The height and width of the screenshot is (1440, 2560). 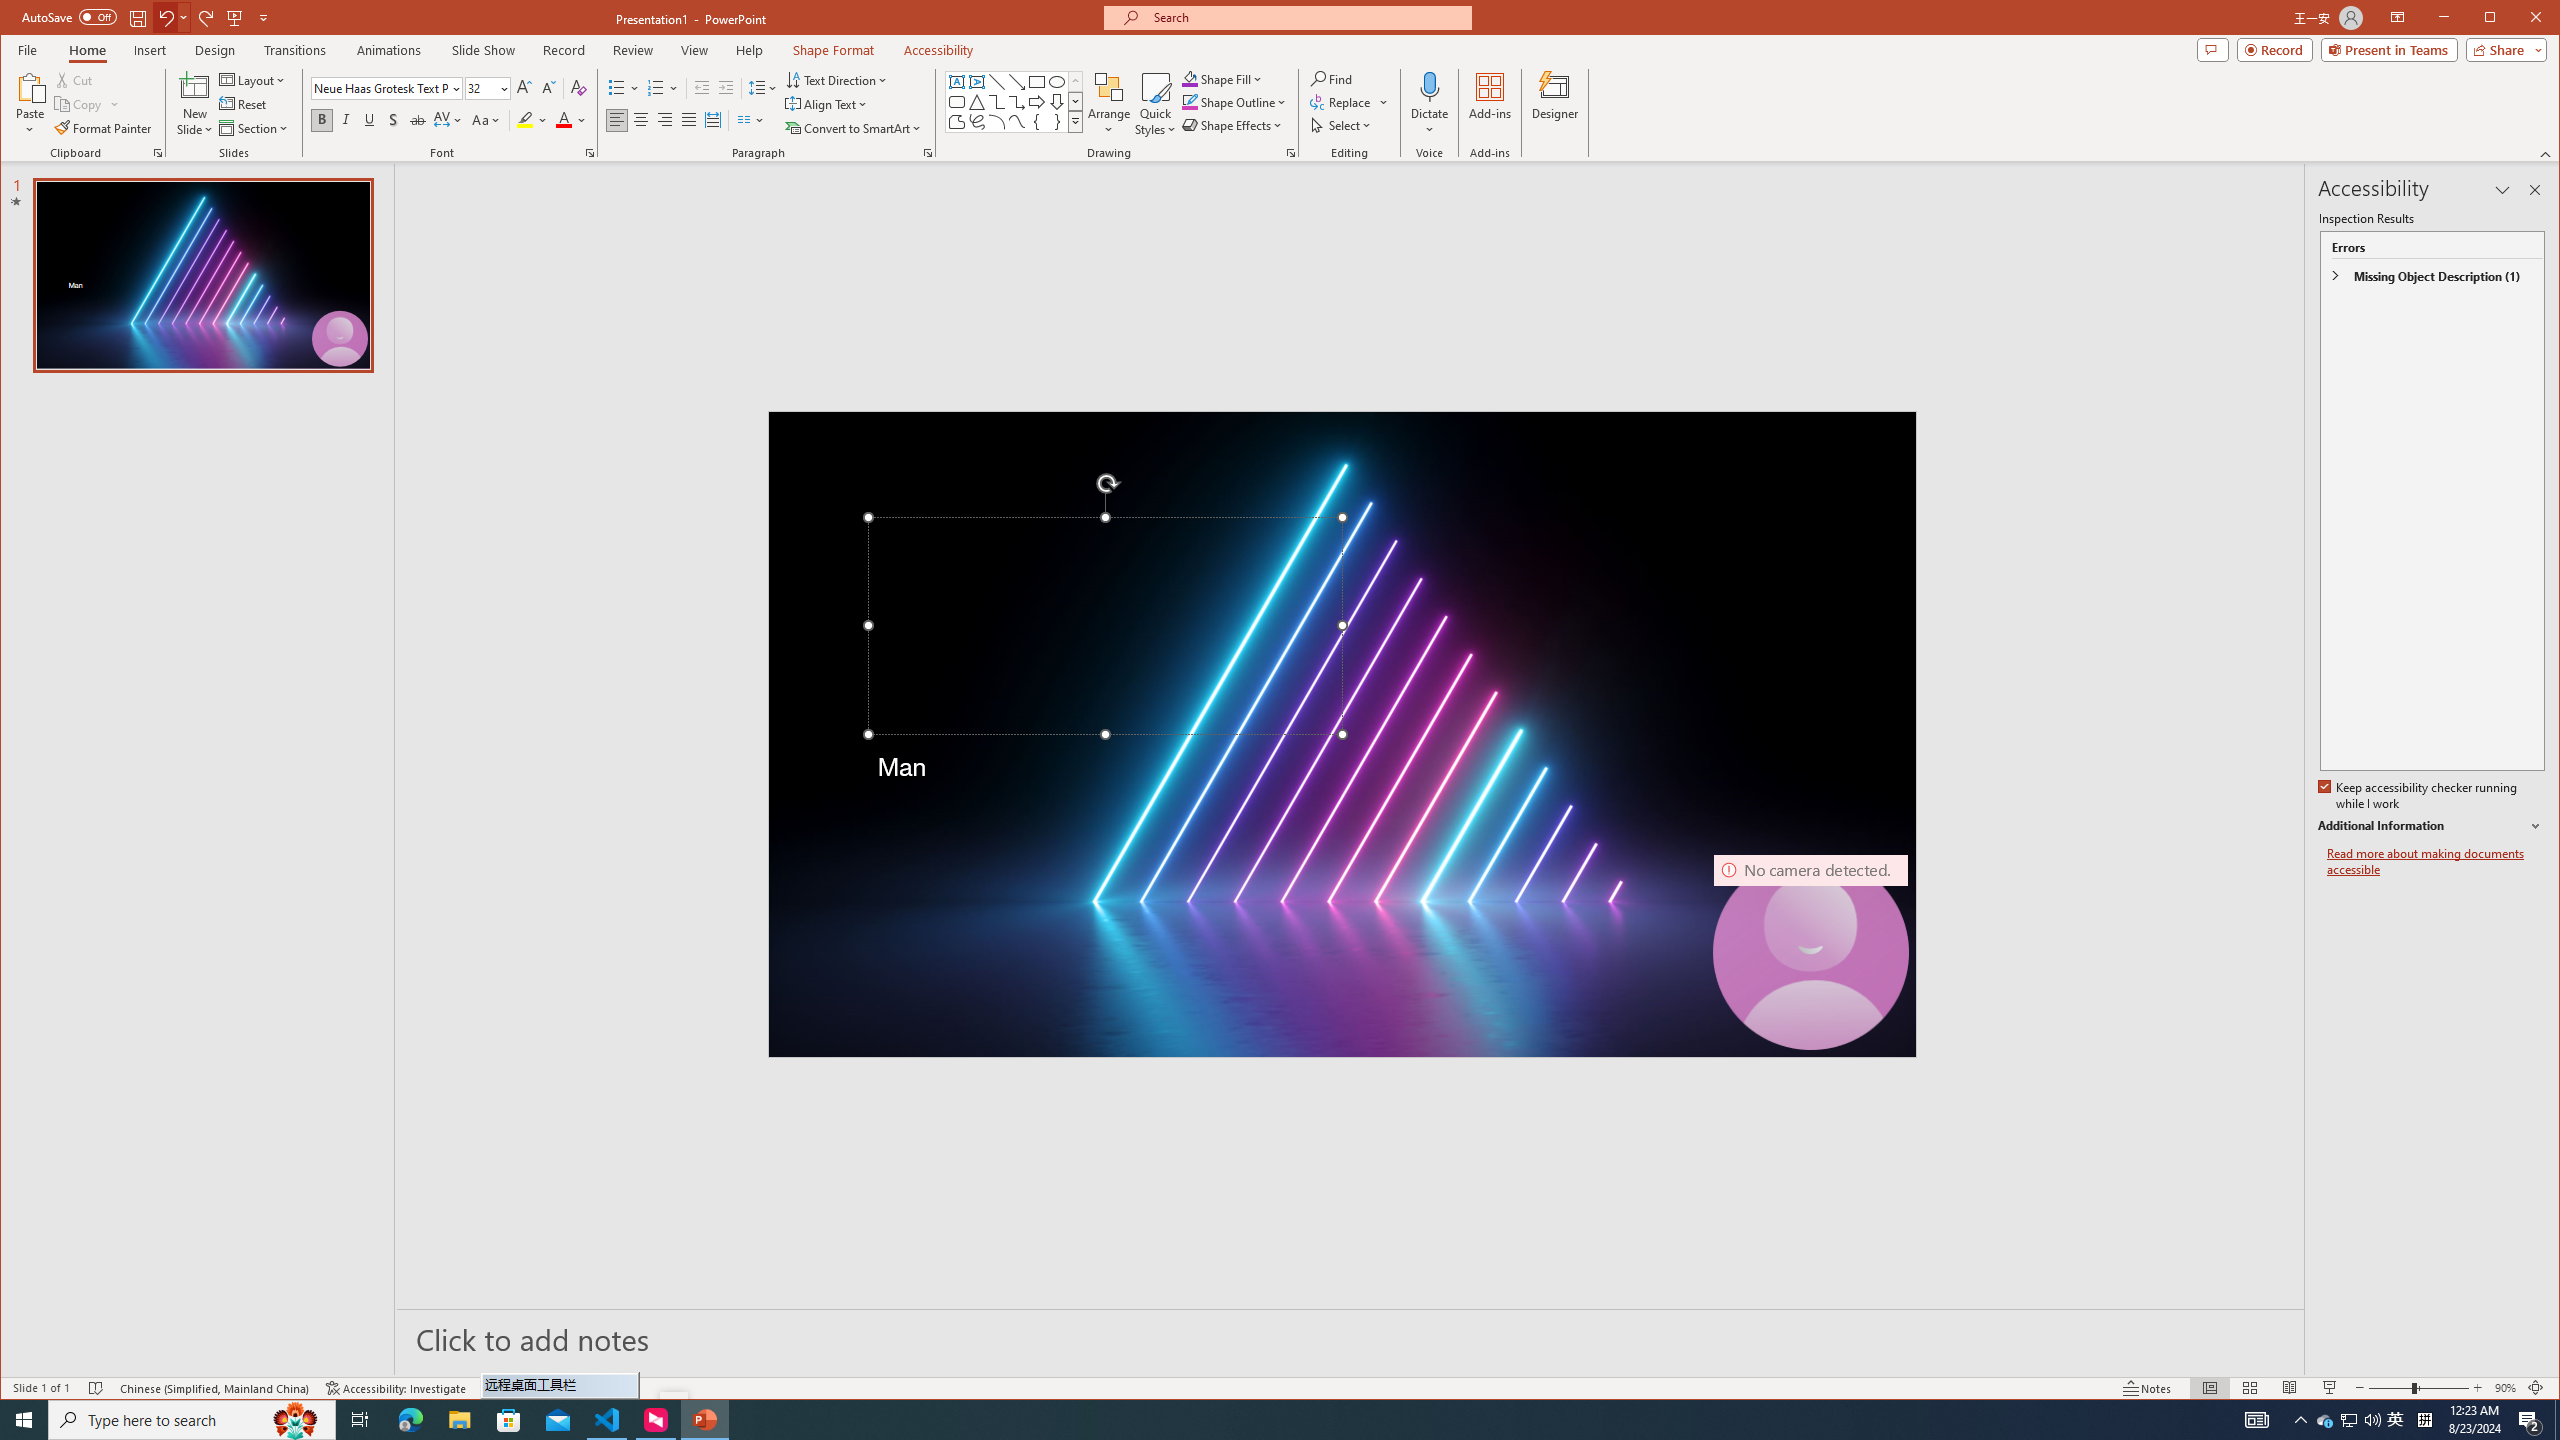 What do you see at coordinates (725, 87) in the screenshot?
I see `'Increase Indent'` at bounding box center [725, 87].